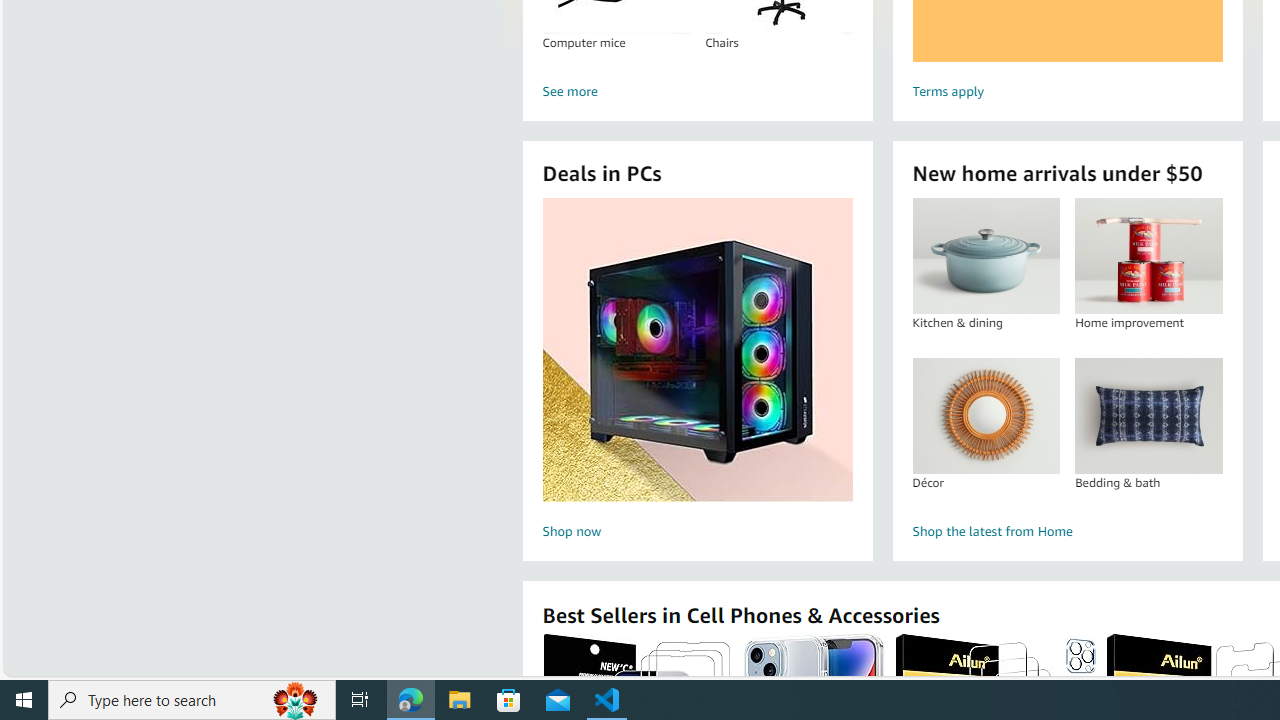 This screenshot has height=720, width=1280. I want to click on 'Home improvement', so click(1148, 255).